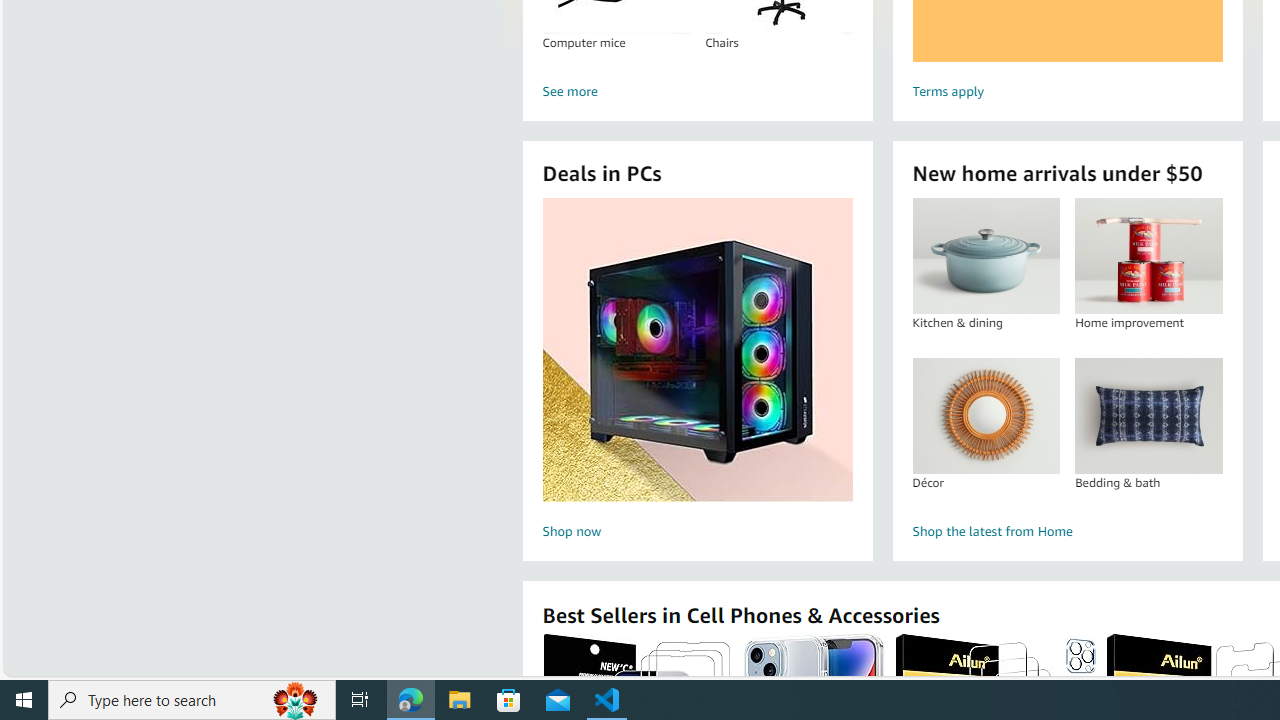 This screenshot has height=720, width=1280. I want to click on 'Home improvement', so click(1148, 255).